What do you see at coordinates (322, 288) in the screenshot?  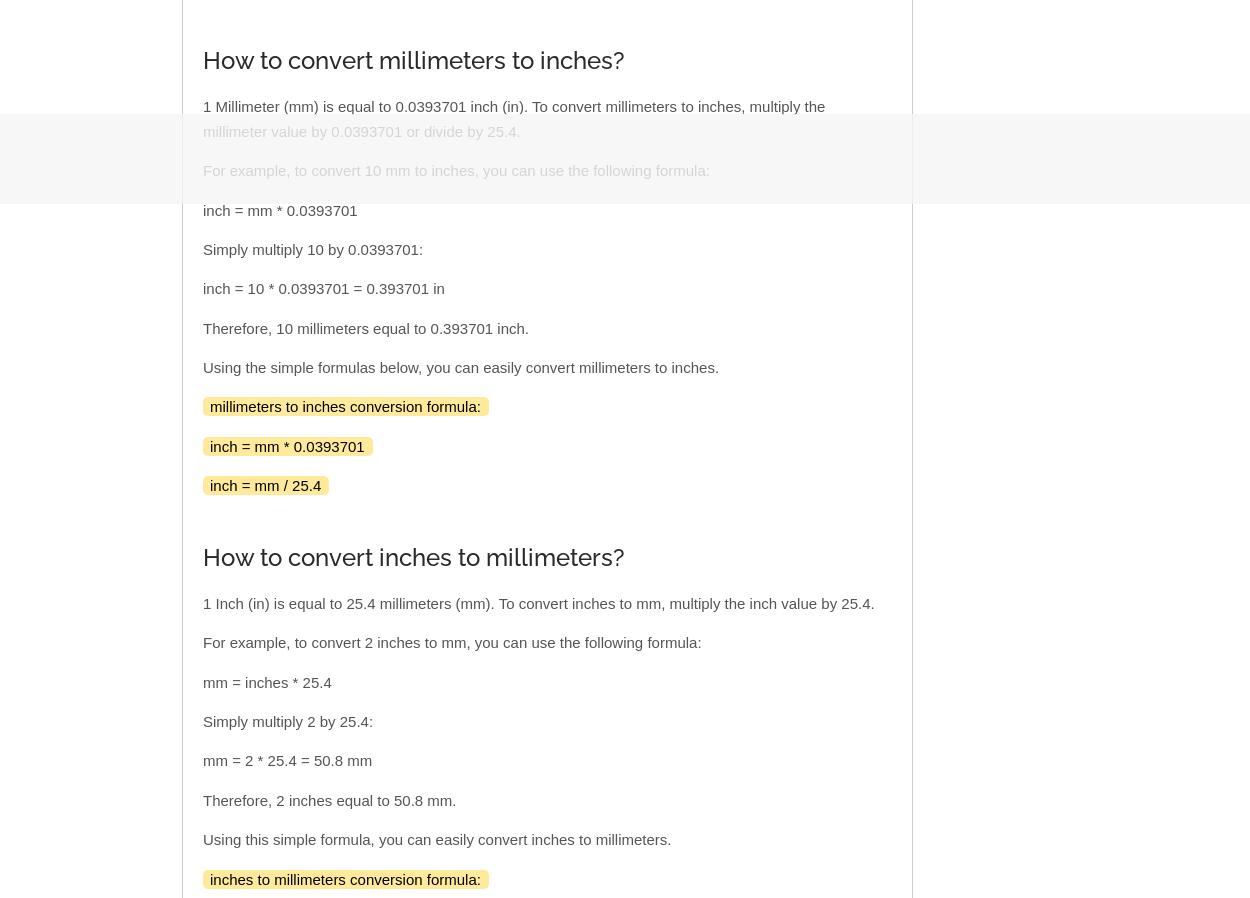 I see `'inch = 10 * 0.0393701 = 0.393701 in'` at bounding box center [322, 288].